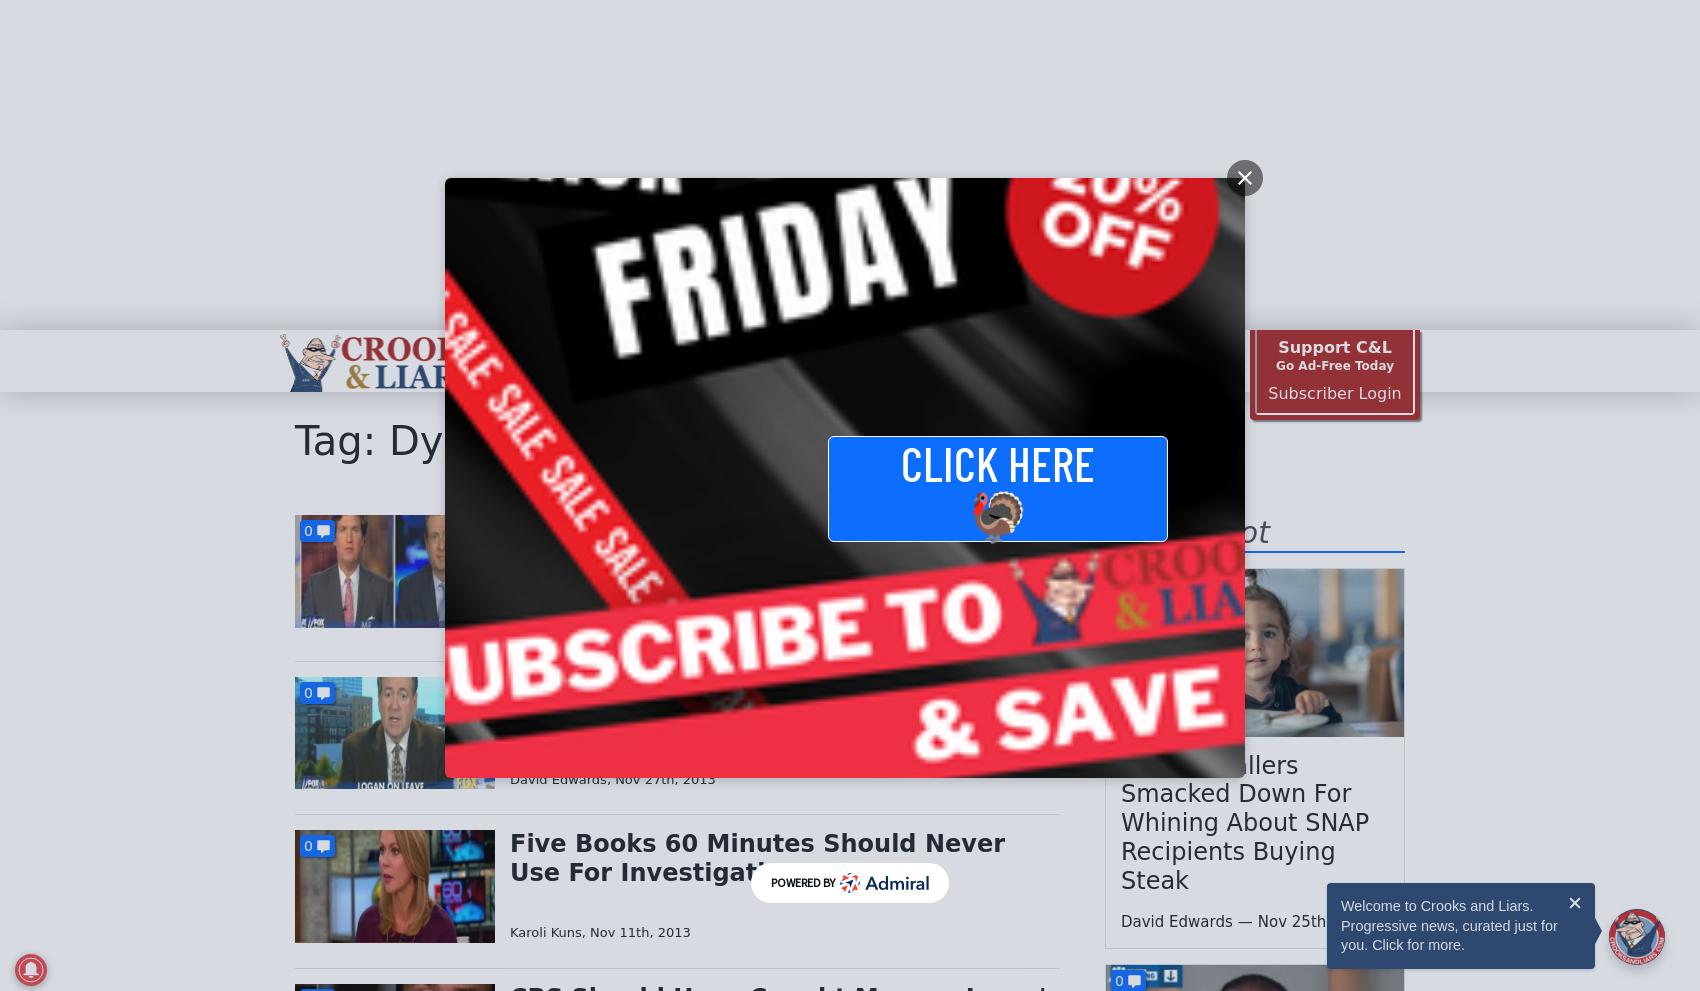 Image resolution: width=1700 pixels, height=991 pixels. I want to click on 'Nov 11th, 2013', so click(640, 931).